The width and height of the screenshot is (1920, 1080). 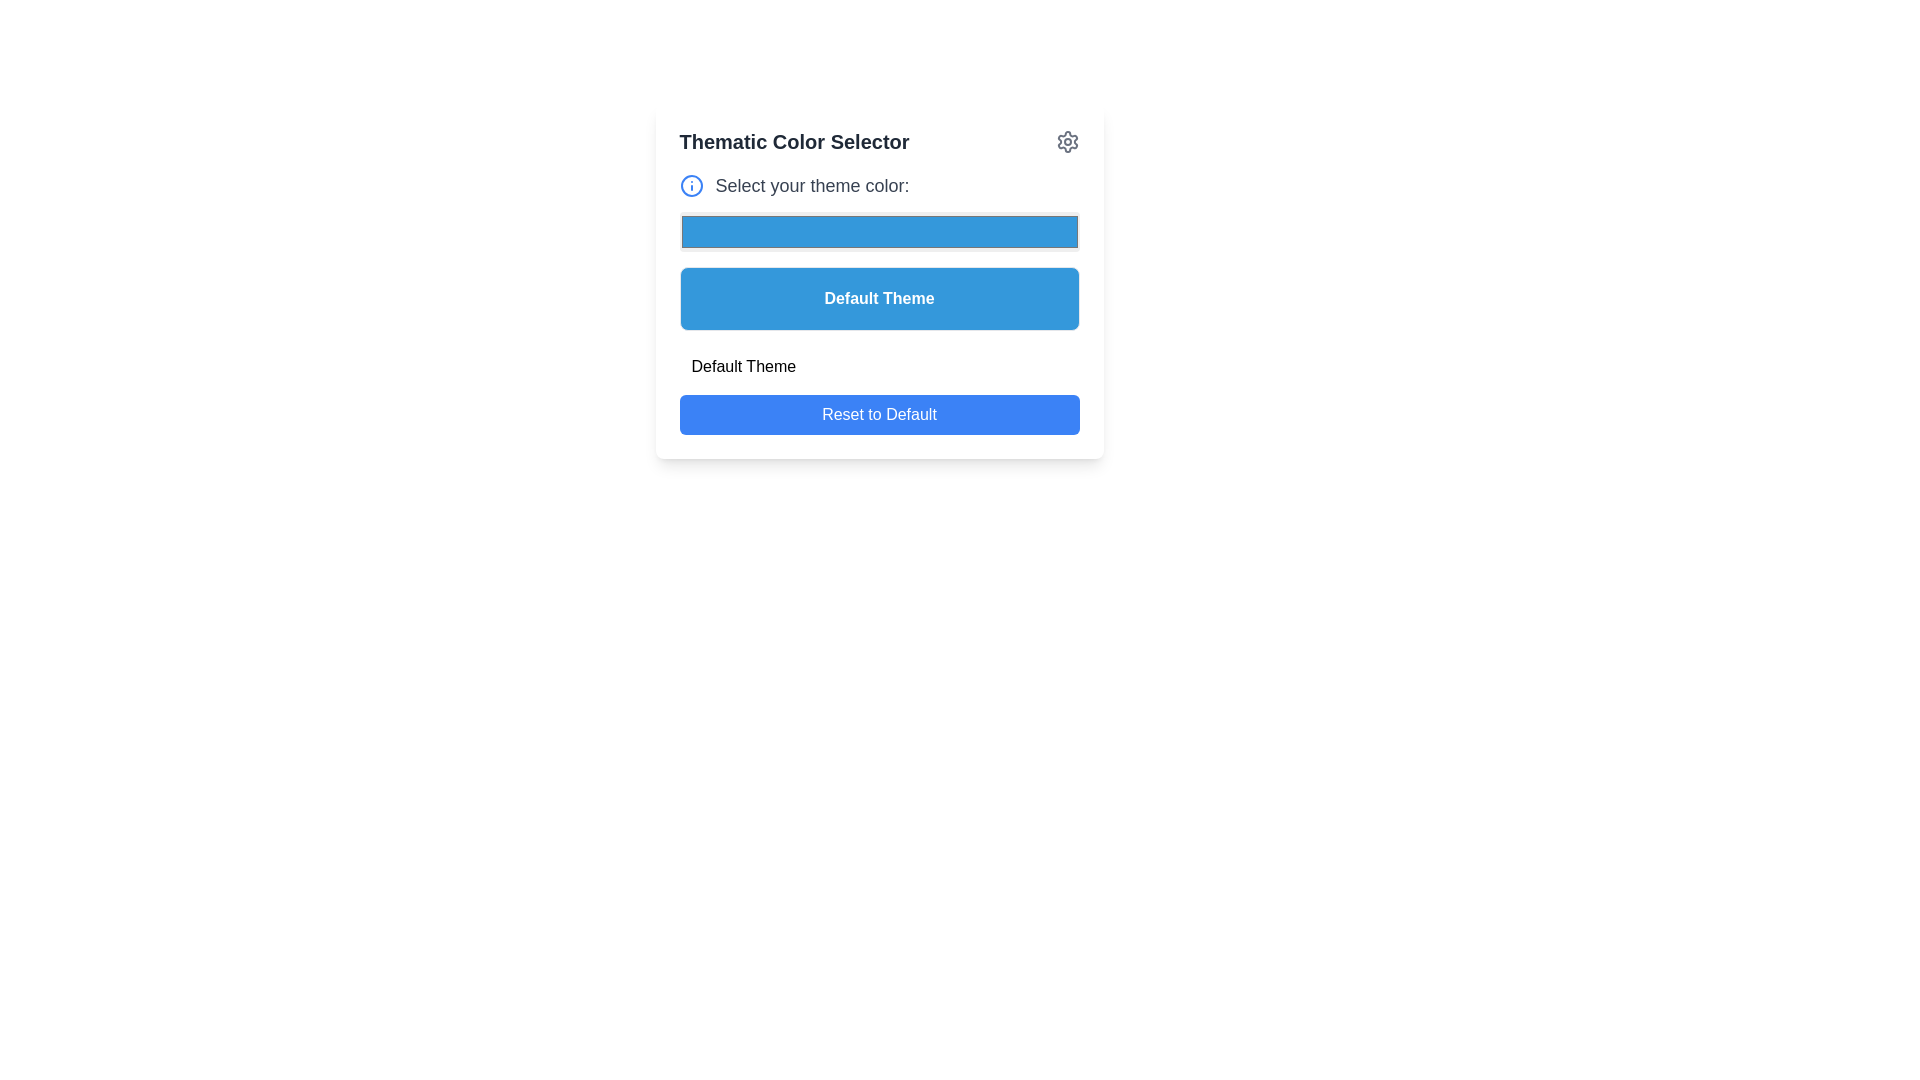 What do you see at coordinates (879, 299) in the screenshot?
I see `the text label reading 'Default Theme', which is styled in bold white font and located on a blue rectangular background` at bounding box center [879, 299].